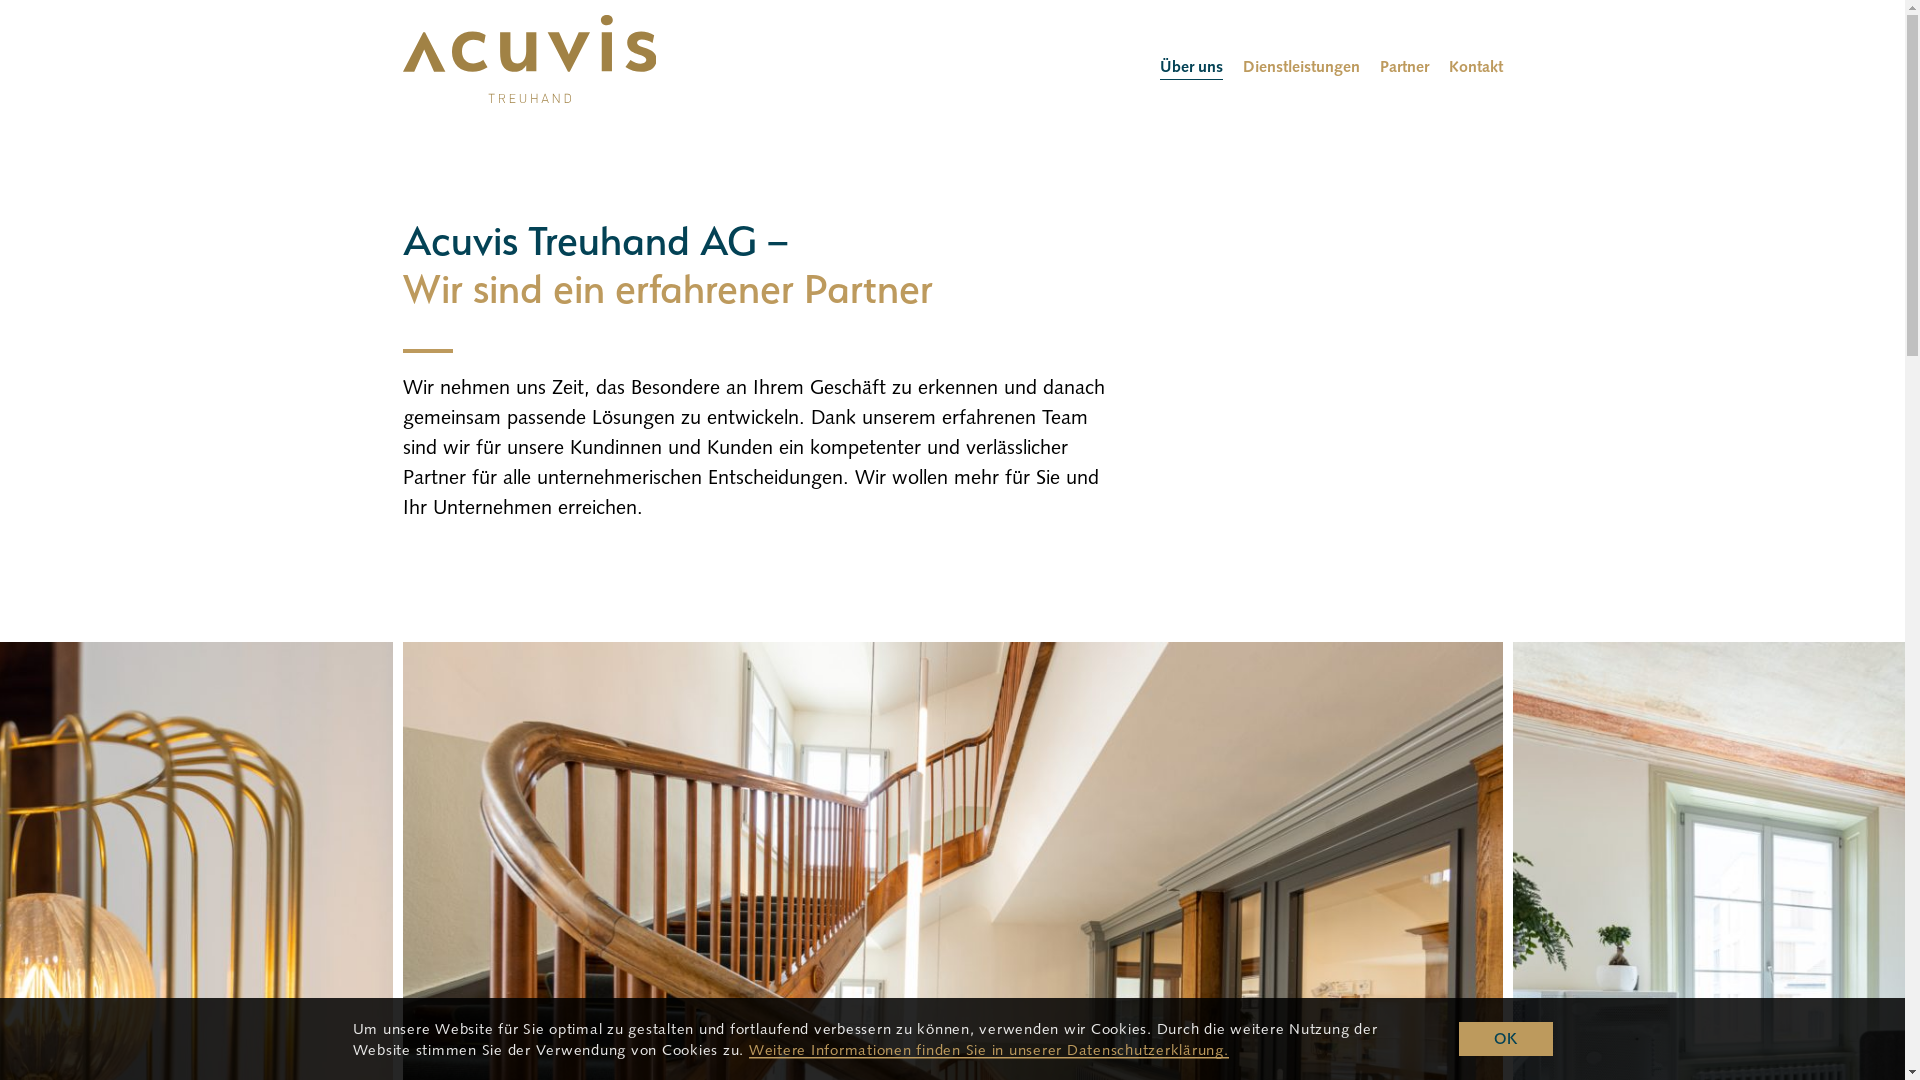  Describe the element at coordinates (1300, 65) in the screenshot. I see `'Dienstleistungen'` at that location.